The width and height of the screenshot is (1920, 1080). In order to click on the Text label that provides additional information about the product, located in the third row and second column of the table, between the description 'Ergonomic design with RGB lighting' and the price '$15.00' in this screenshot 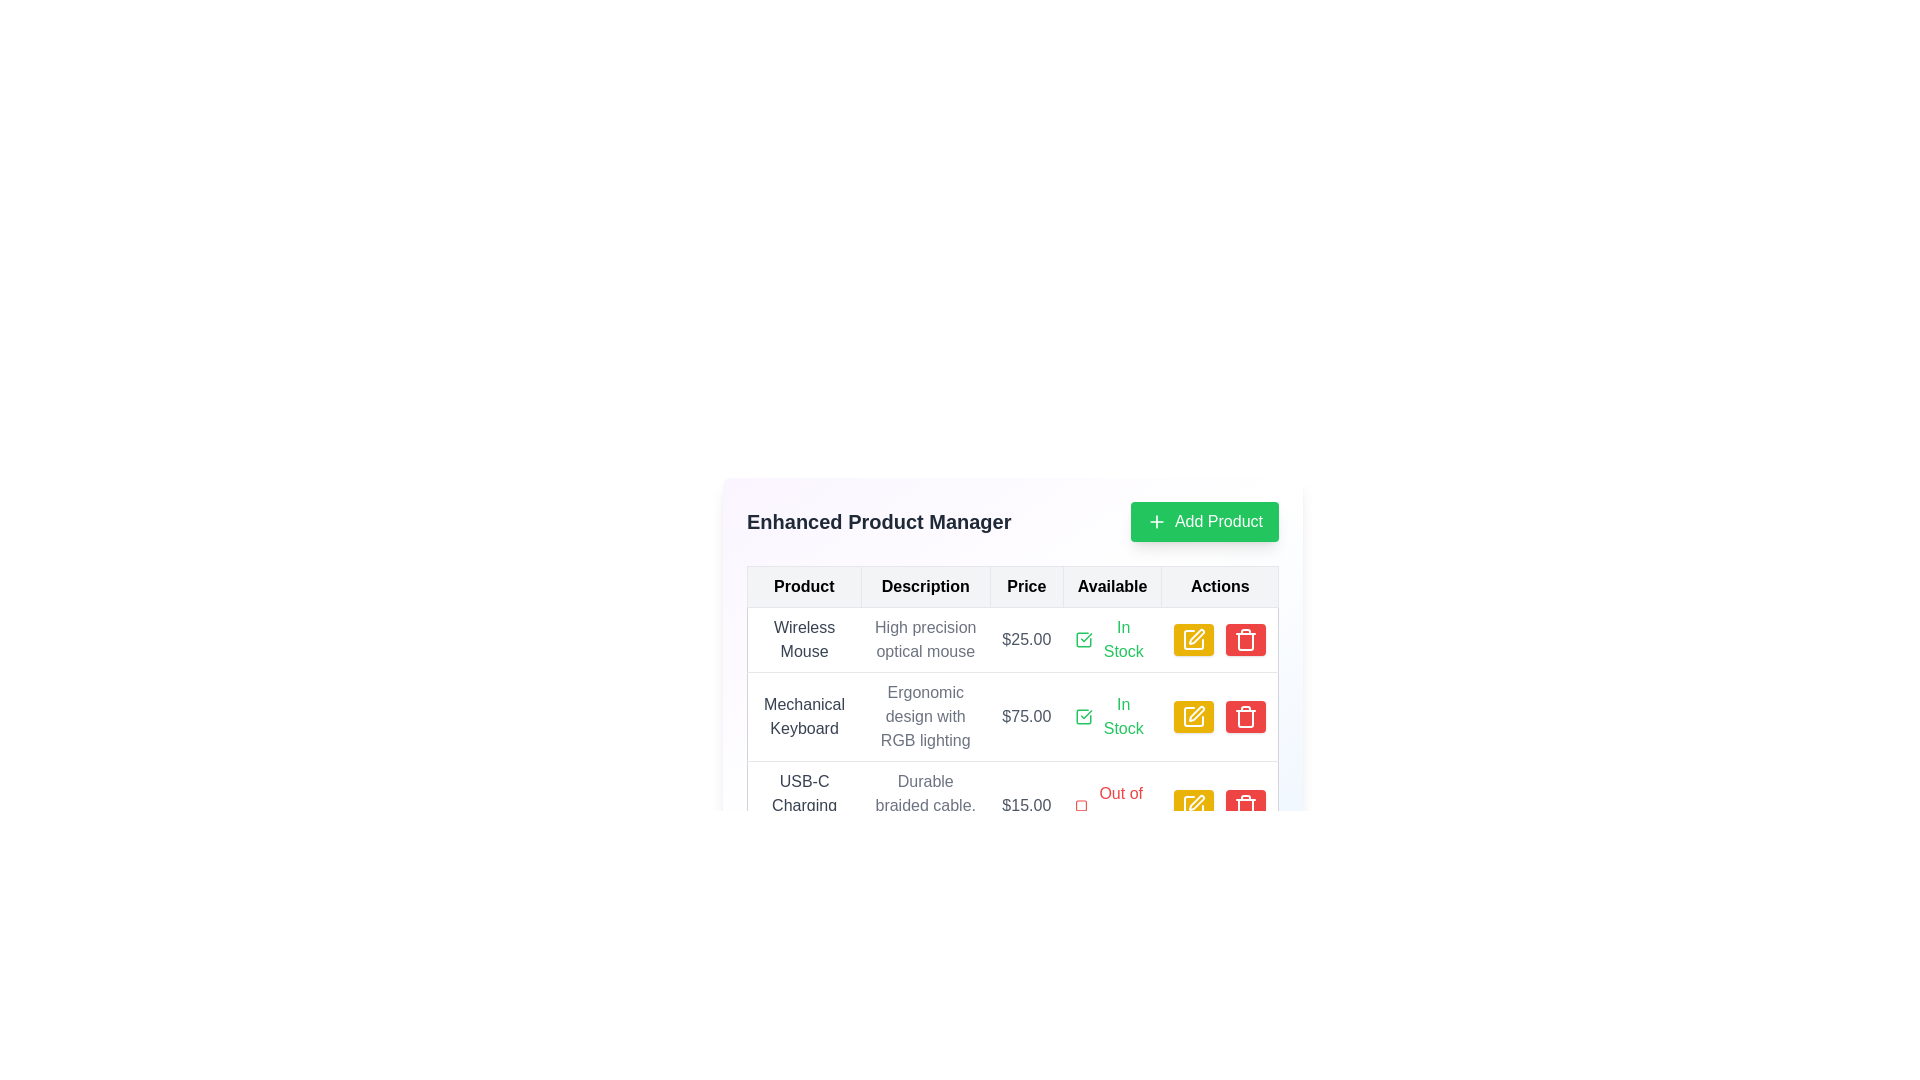, I will do `click(924, 805)`.